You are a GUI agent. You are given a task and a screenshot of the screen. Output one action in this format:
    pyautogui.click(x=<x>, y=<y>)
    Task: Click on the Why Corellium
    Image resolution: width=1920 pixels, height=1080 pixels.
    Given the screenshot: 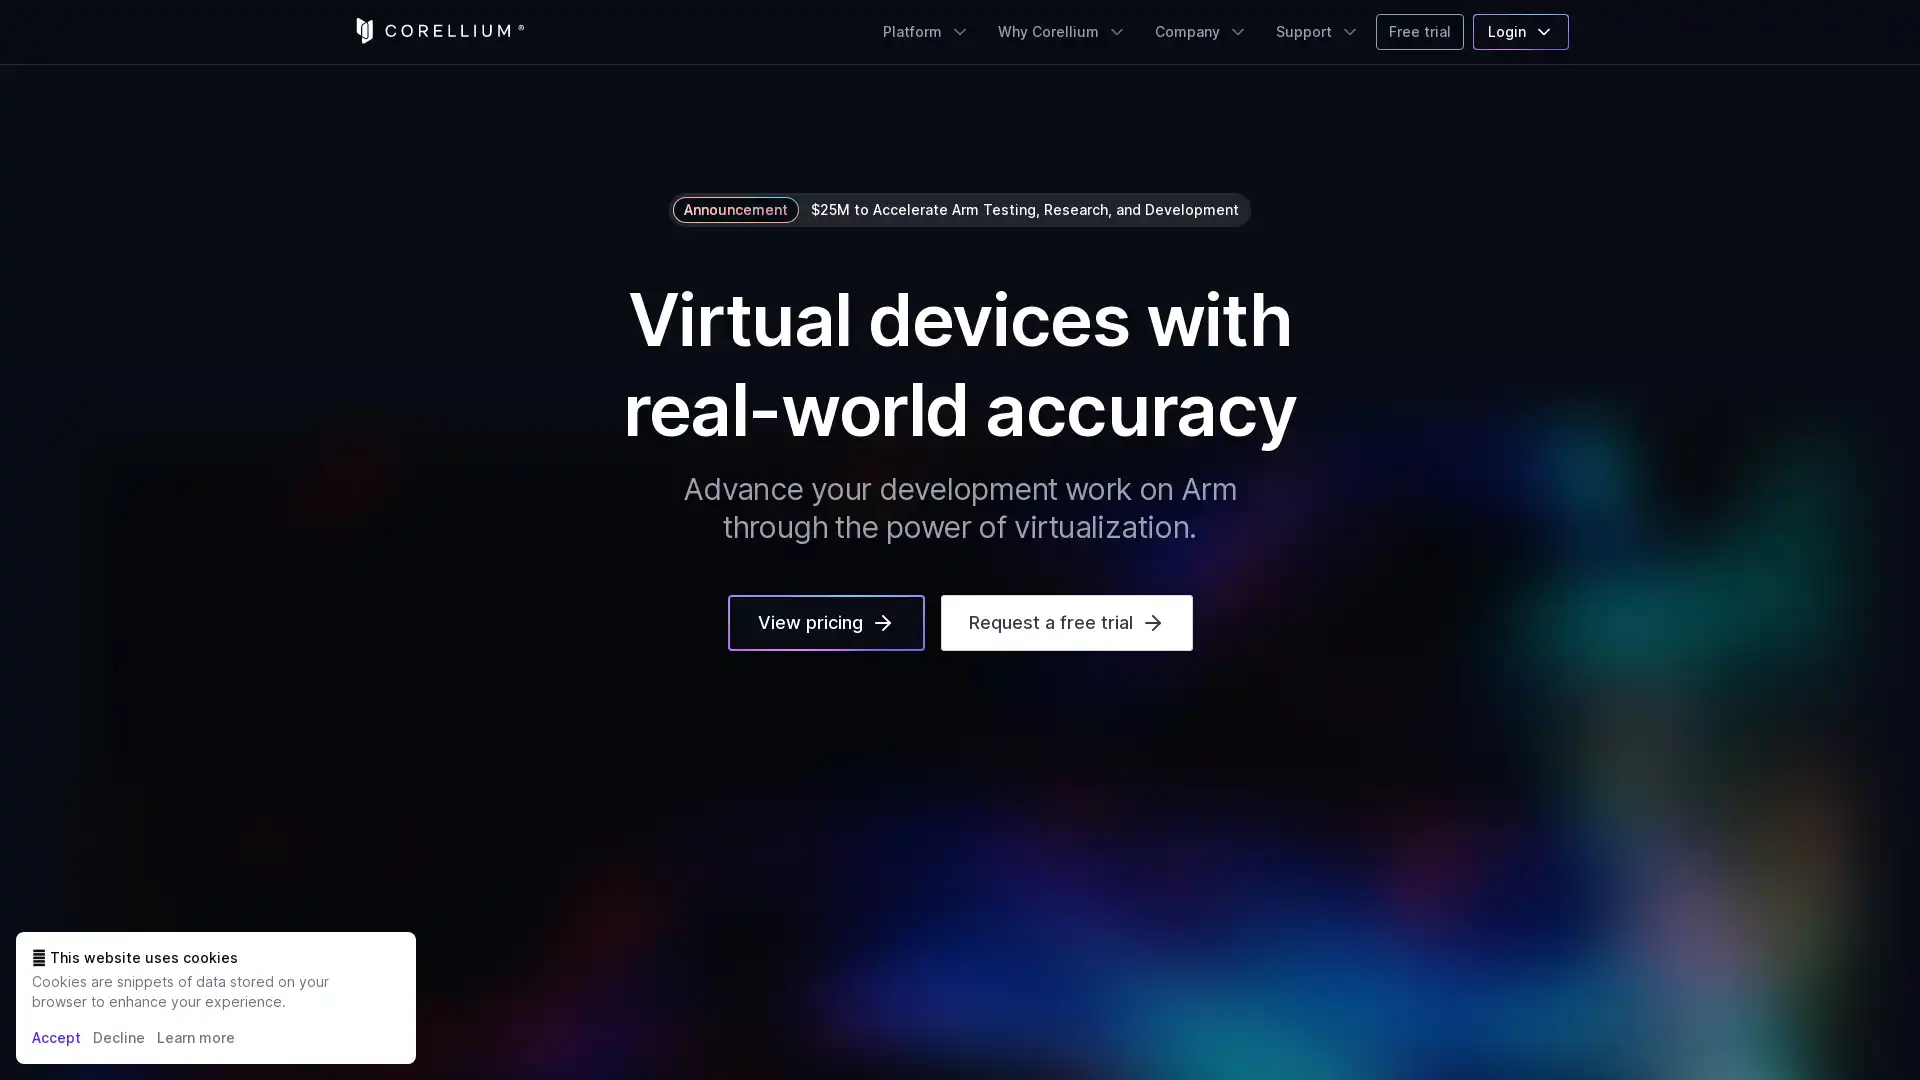 What is the action you would take?
    pyautogui.click(x=1061, y=31)
    